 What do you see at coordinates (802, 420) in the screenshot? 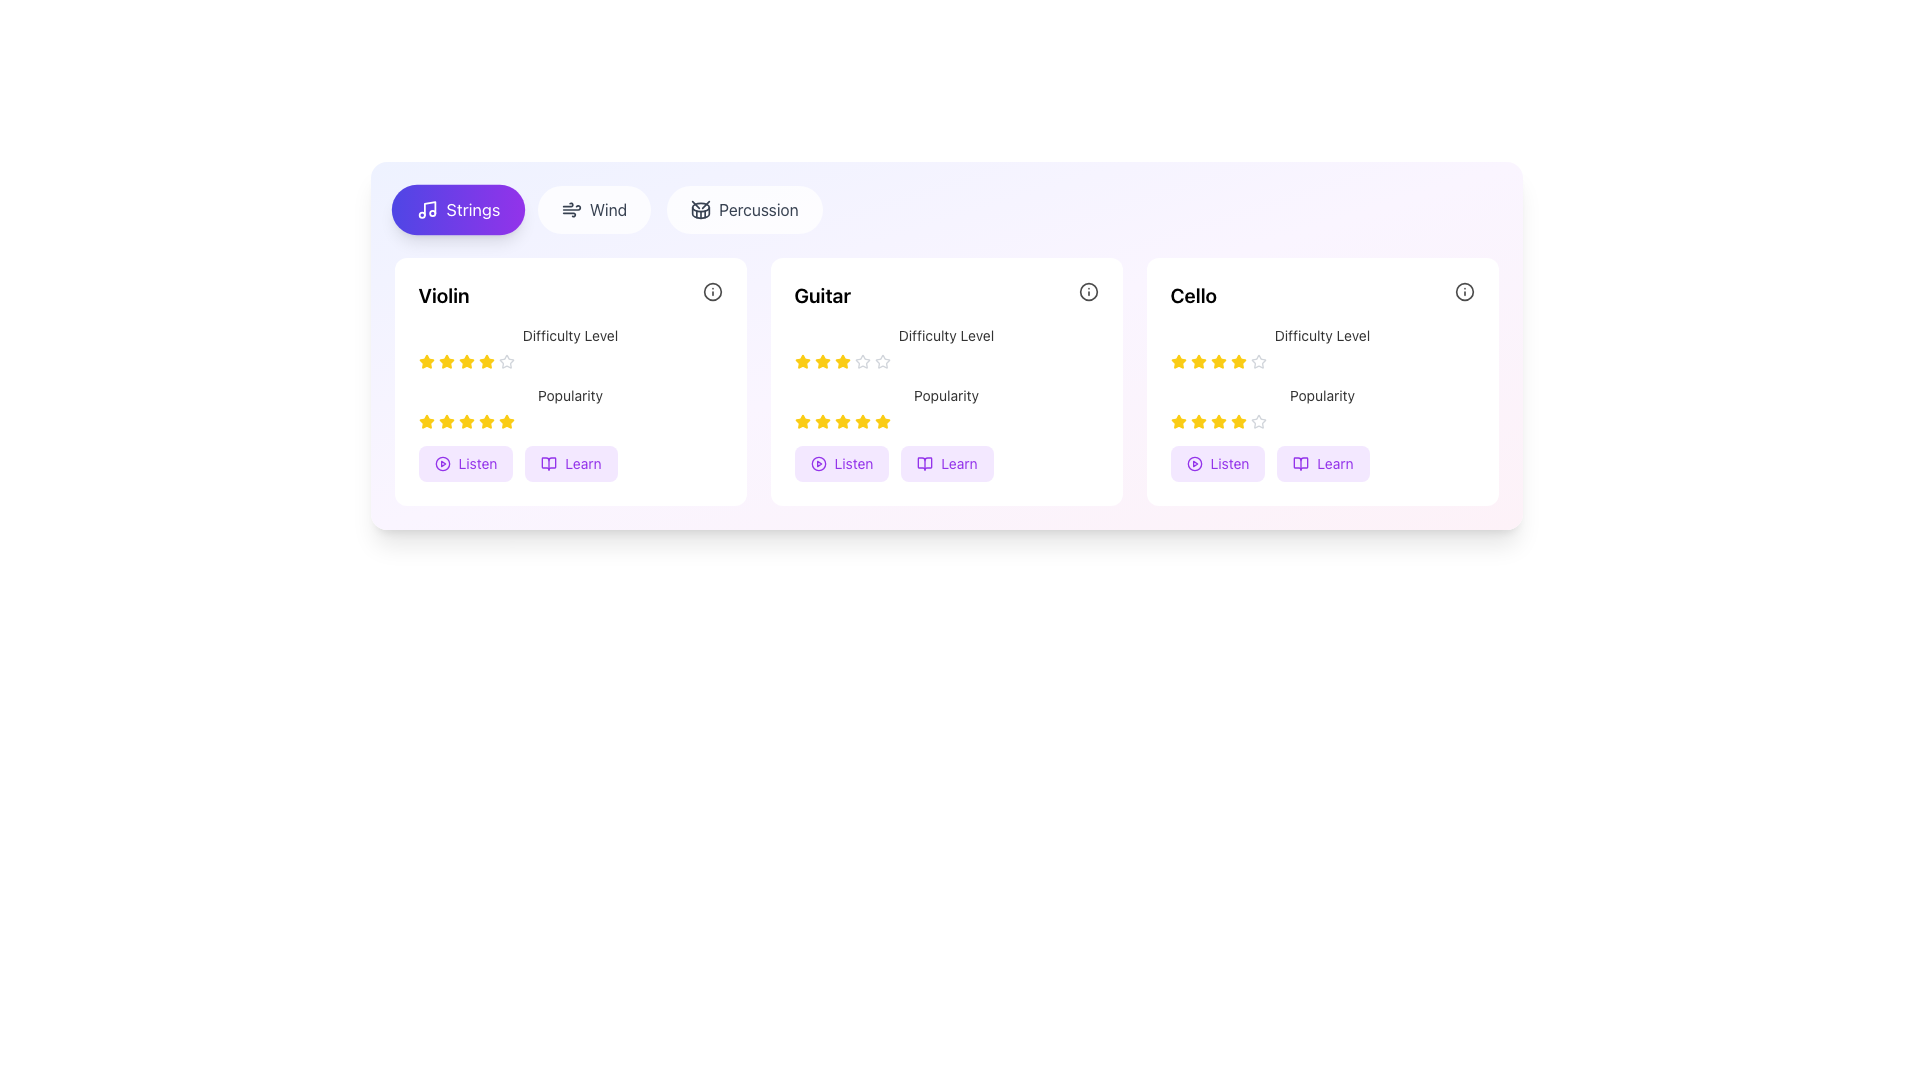
I see `the fifth yellow rating star icon in the 'Popularity' section of the 'Guitar' card` at bounding box center [802, 420].